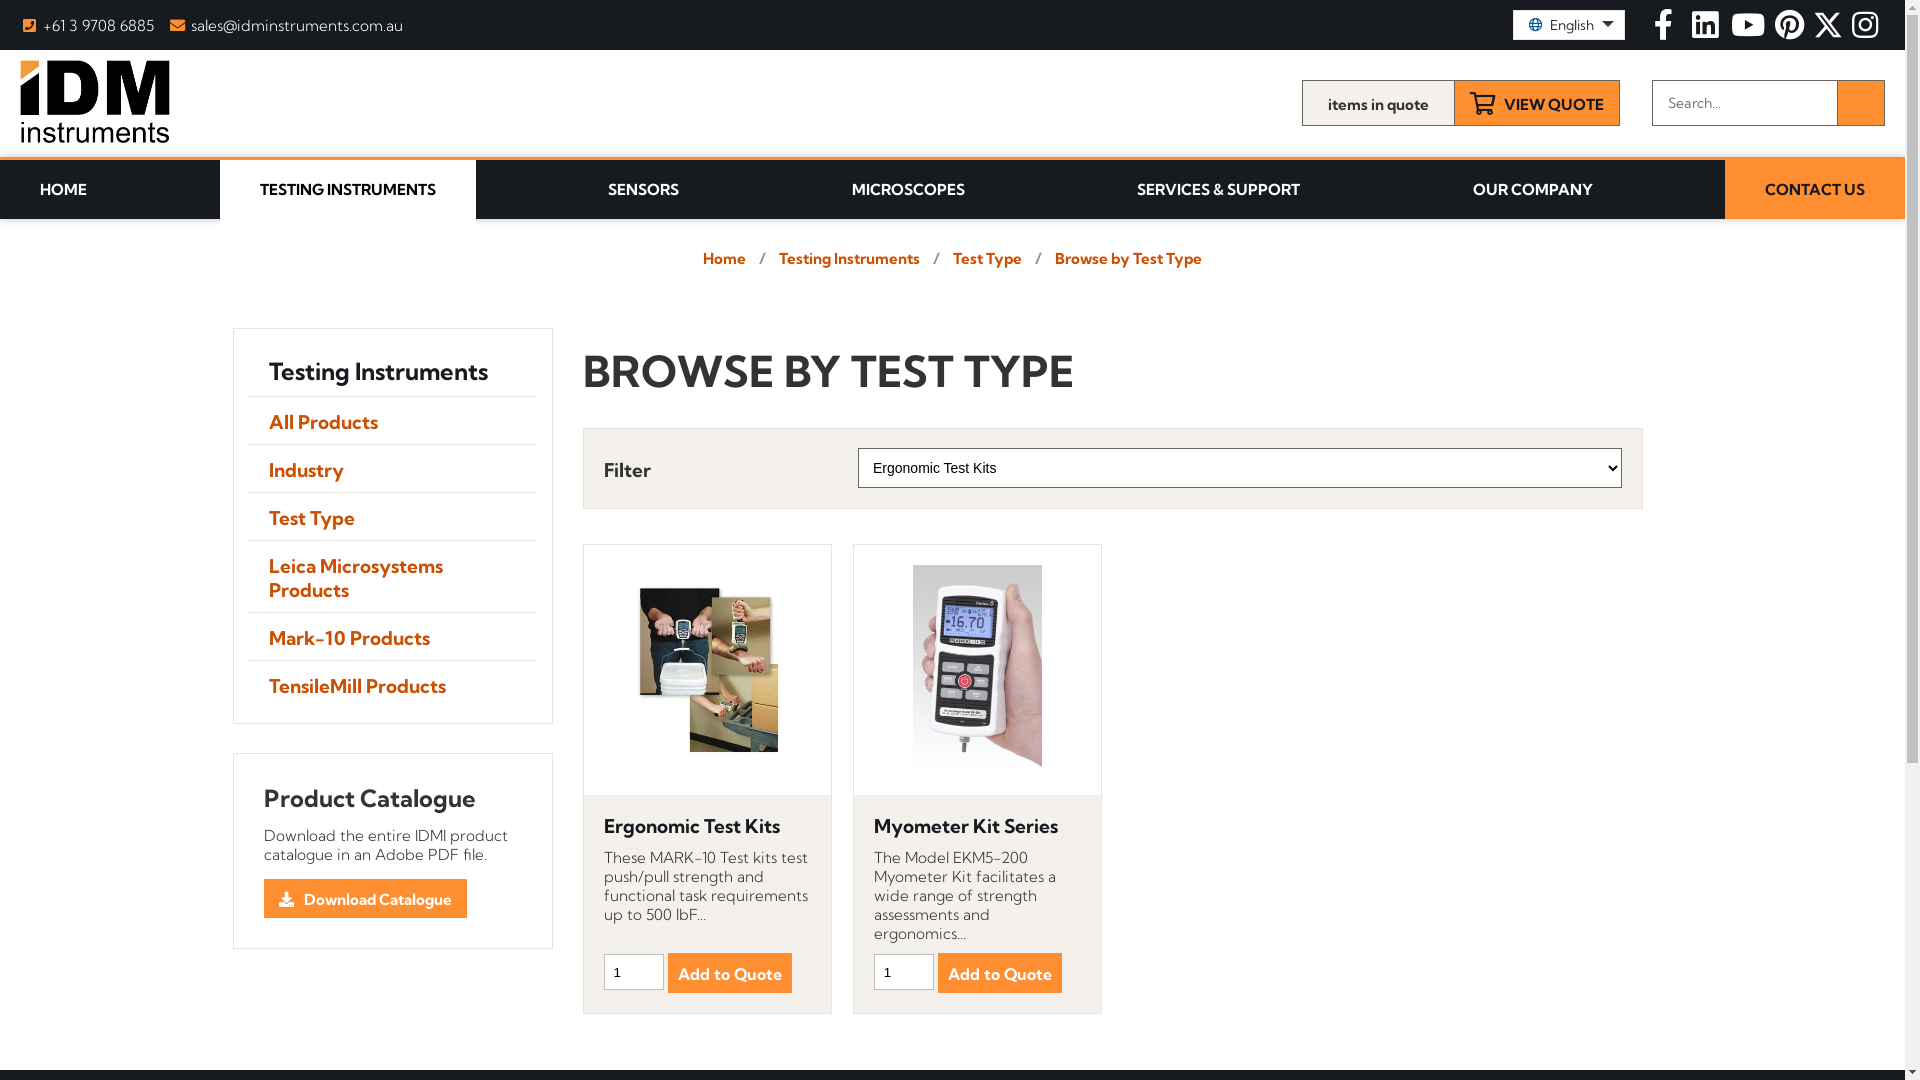 This screenshot has width=1920, height=1080. What do you see at coordinates (247, 636) in the screenshot?
I see `'Mark-10 Products'` at bounding box center [247, 636].